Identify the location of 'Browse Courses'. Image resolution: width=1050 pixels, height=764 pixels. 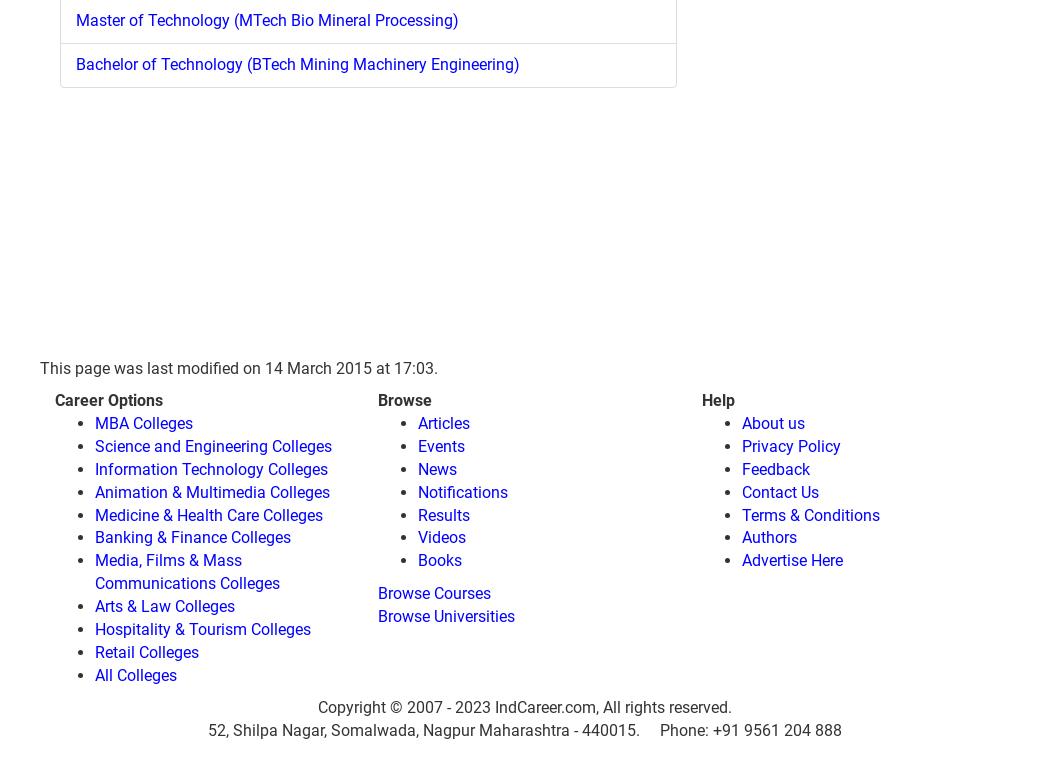
(433, 592).